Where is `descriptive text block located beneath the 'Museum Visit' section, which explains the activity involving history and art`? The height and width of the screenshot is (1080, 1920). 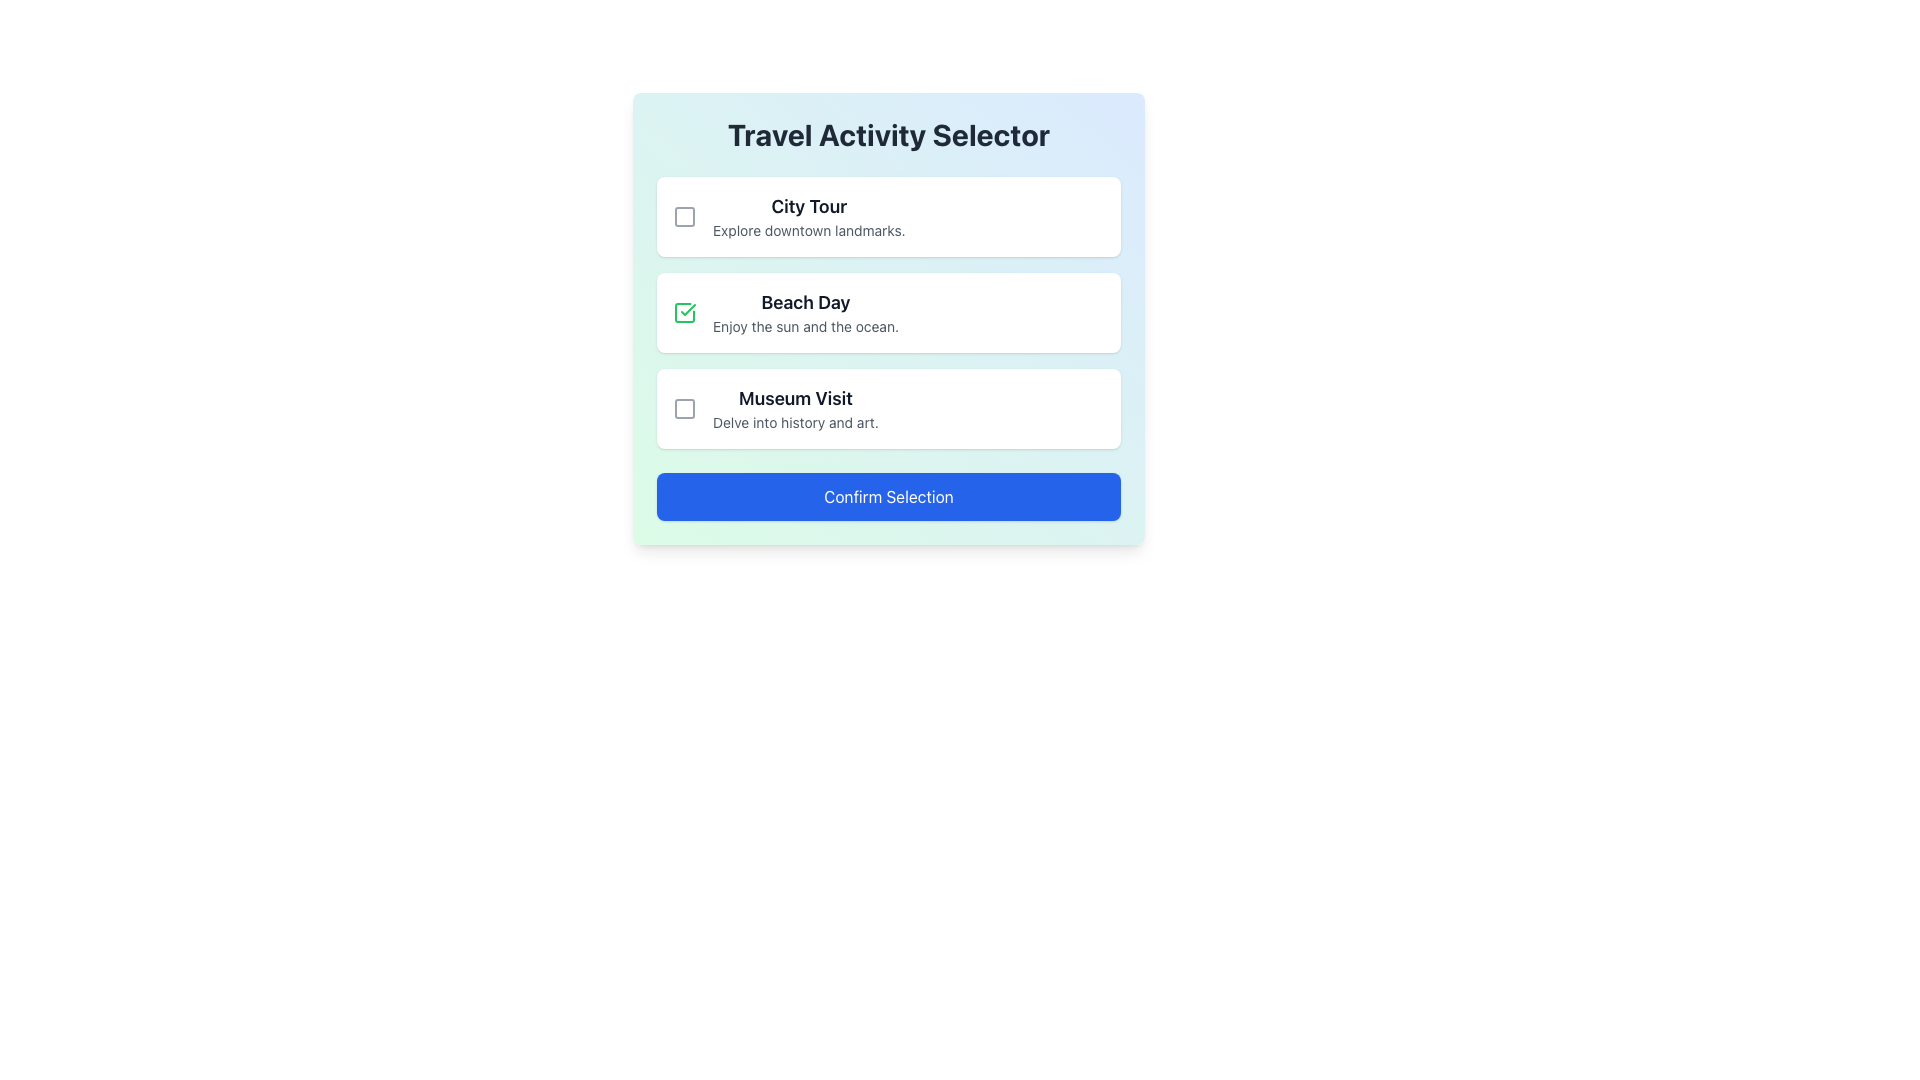 descriptive text block located beneath the 'Museum Visit' section, which explains the activity involving history and art is located at coordinates (794, 422).